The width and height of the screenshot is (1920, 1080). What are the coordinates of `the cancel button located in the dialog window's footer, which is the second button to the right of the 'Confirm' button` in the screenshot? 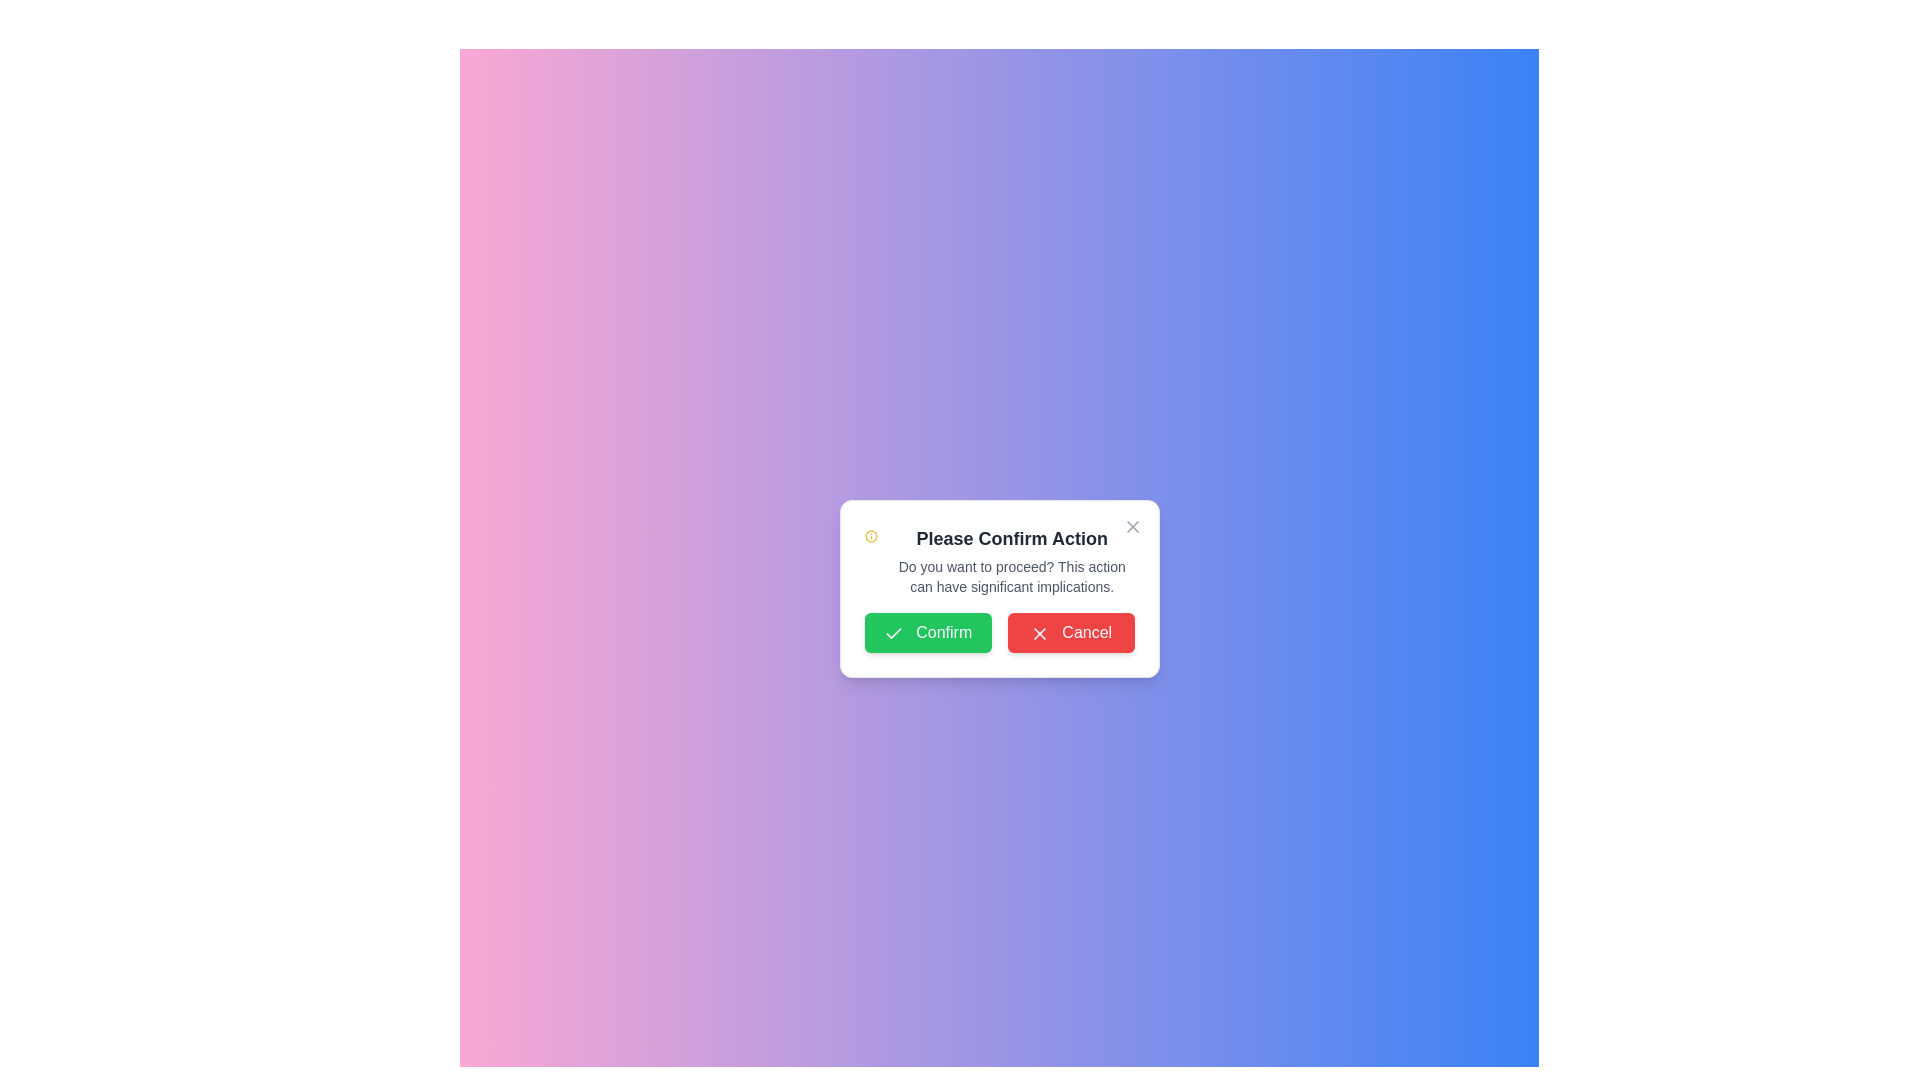 It's located at (1069, 632).